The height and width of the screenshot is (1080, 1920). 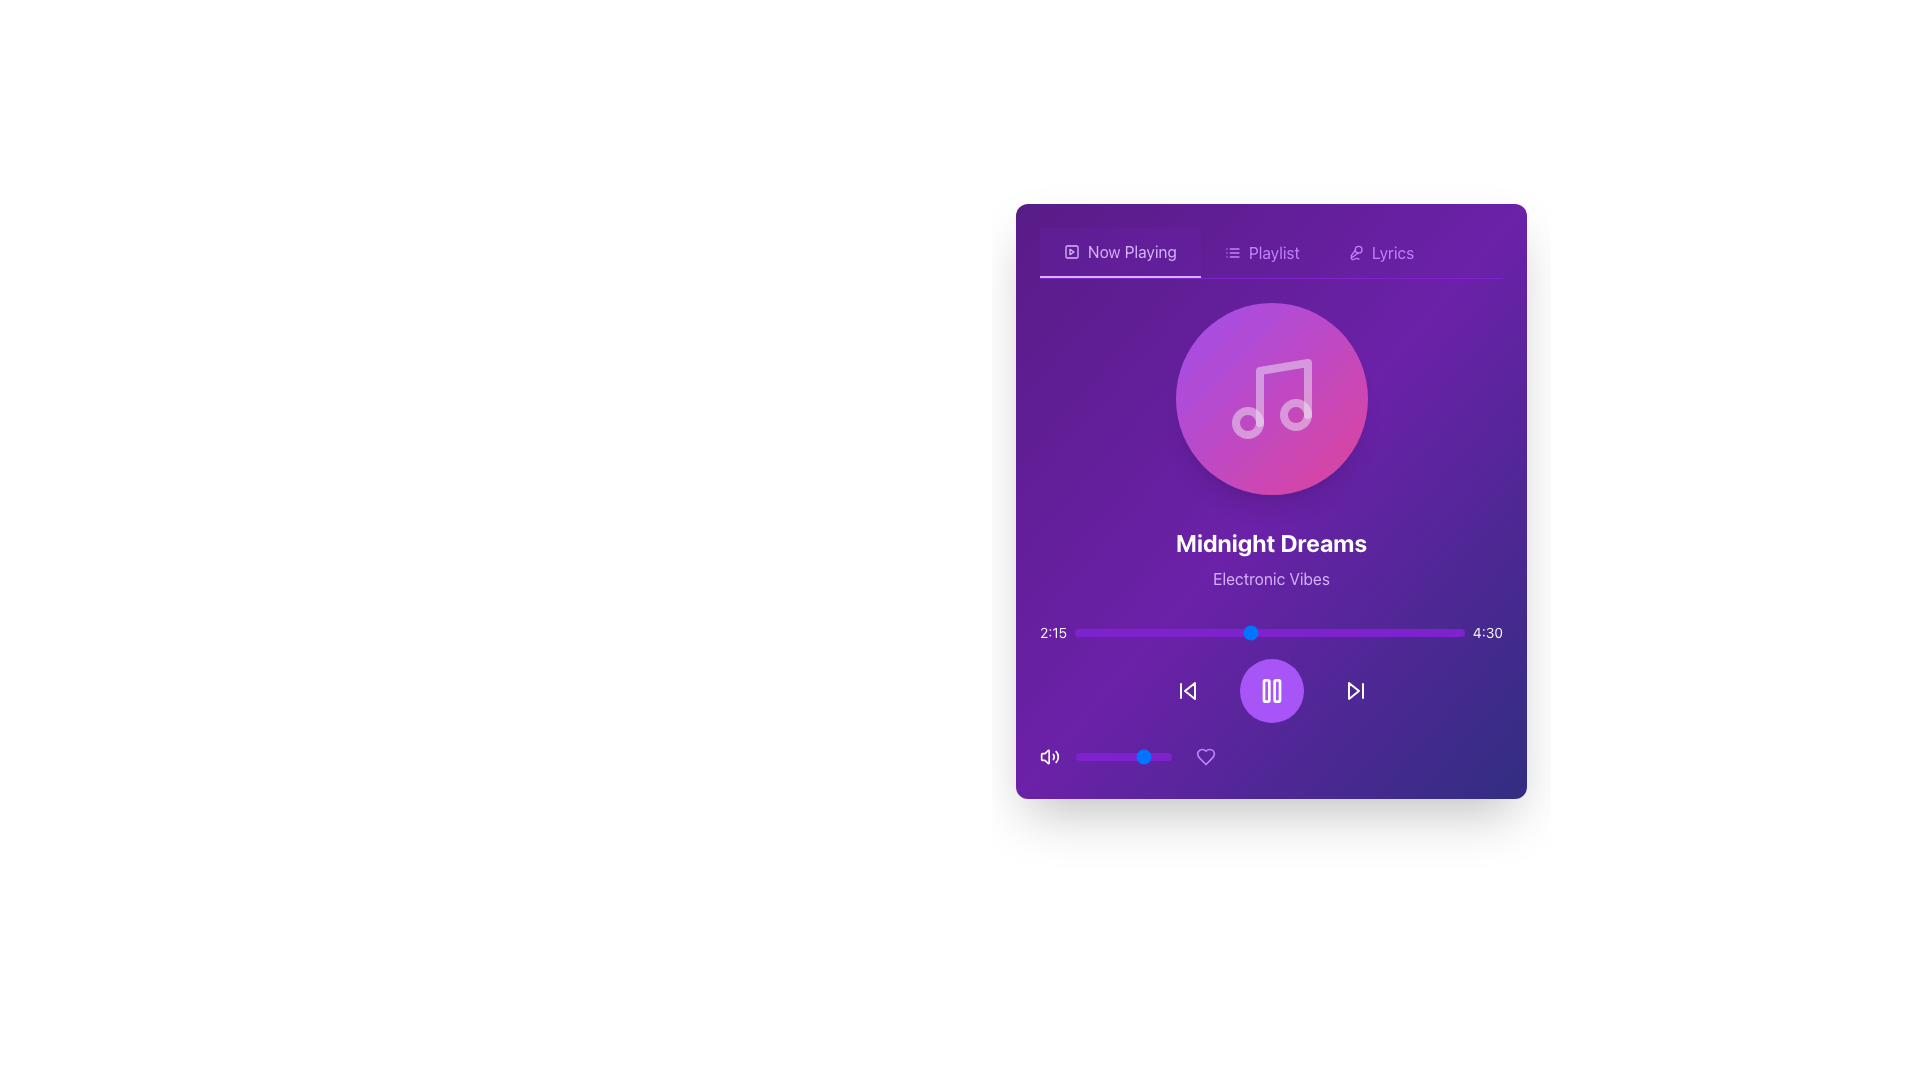 What do you see at coordinates (1309, 632) in the screenshot?
I see `progress` at bounding box center [1309, 632].